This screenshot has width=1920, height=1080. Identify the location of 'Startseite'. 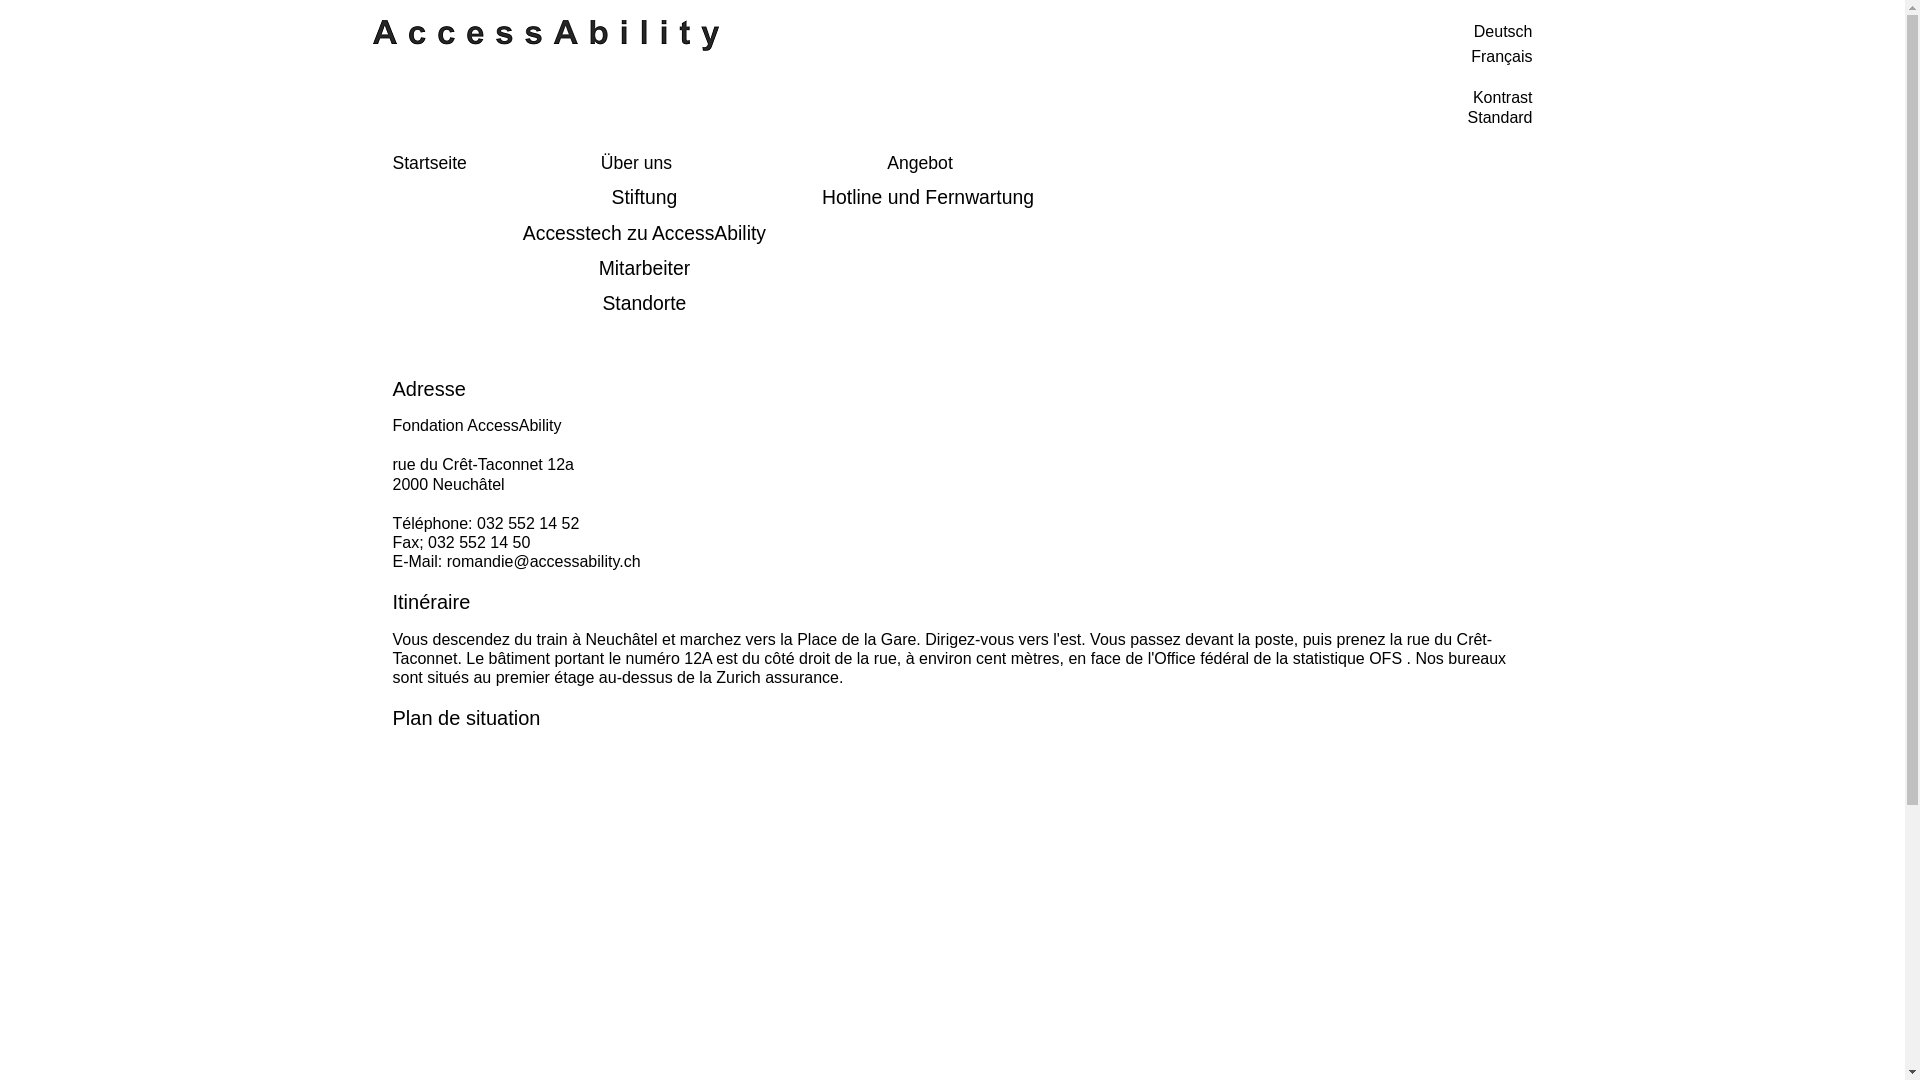
(427, 163).